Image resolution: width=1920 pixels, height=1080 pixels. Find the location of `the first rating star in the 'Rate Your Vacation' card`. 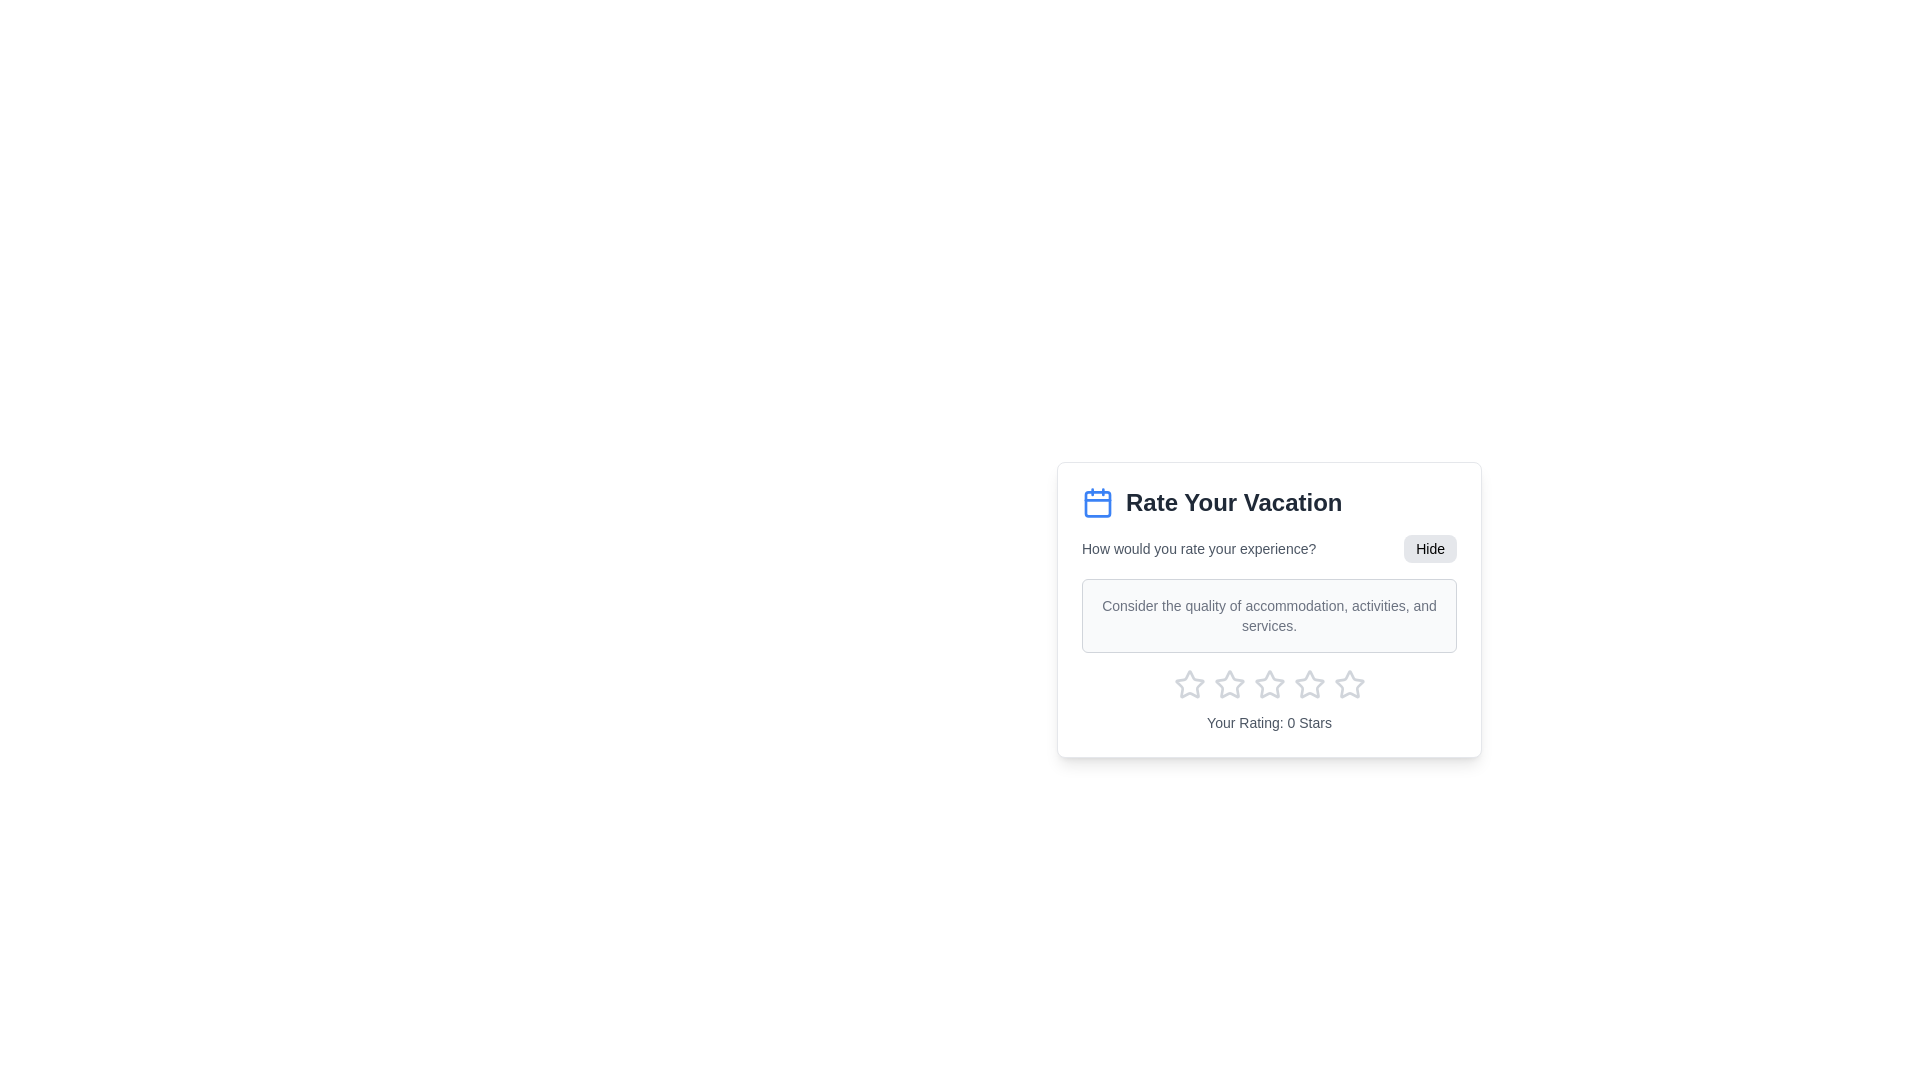

the first rating star in the 'Rate Your Vacation' card is located at coordinates (1228, 683).